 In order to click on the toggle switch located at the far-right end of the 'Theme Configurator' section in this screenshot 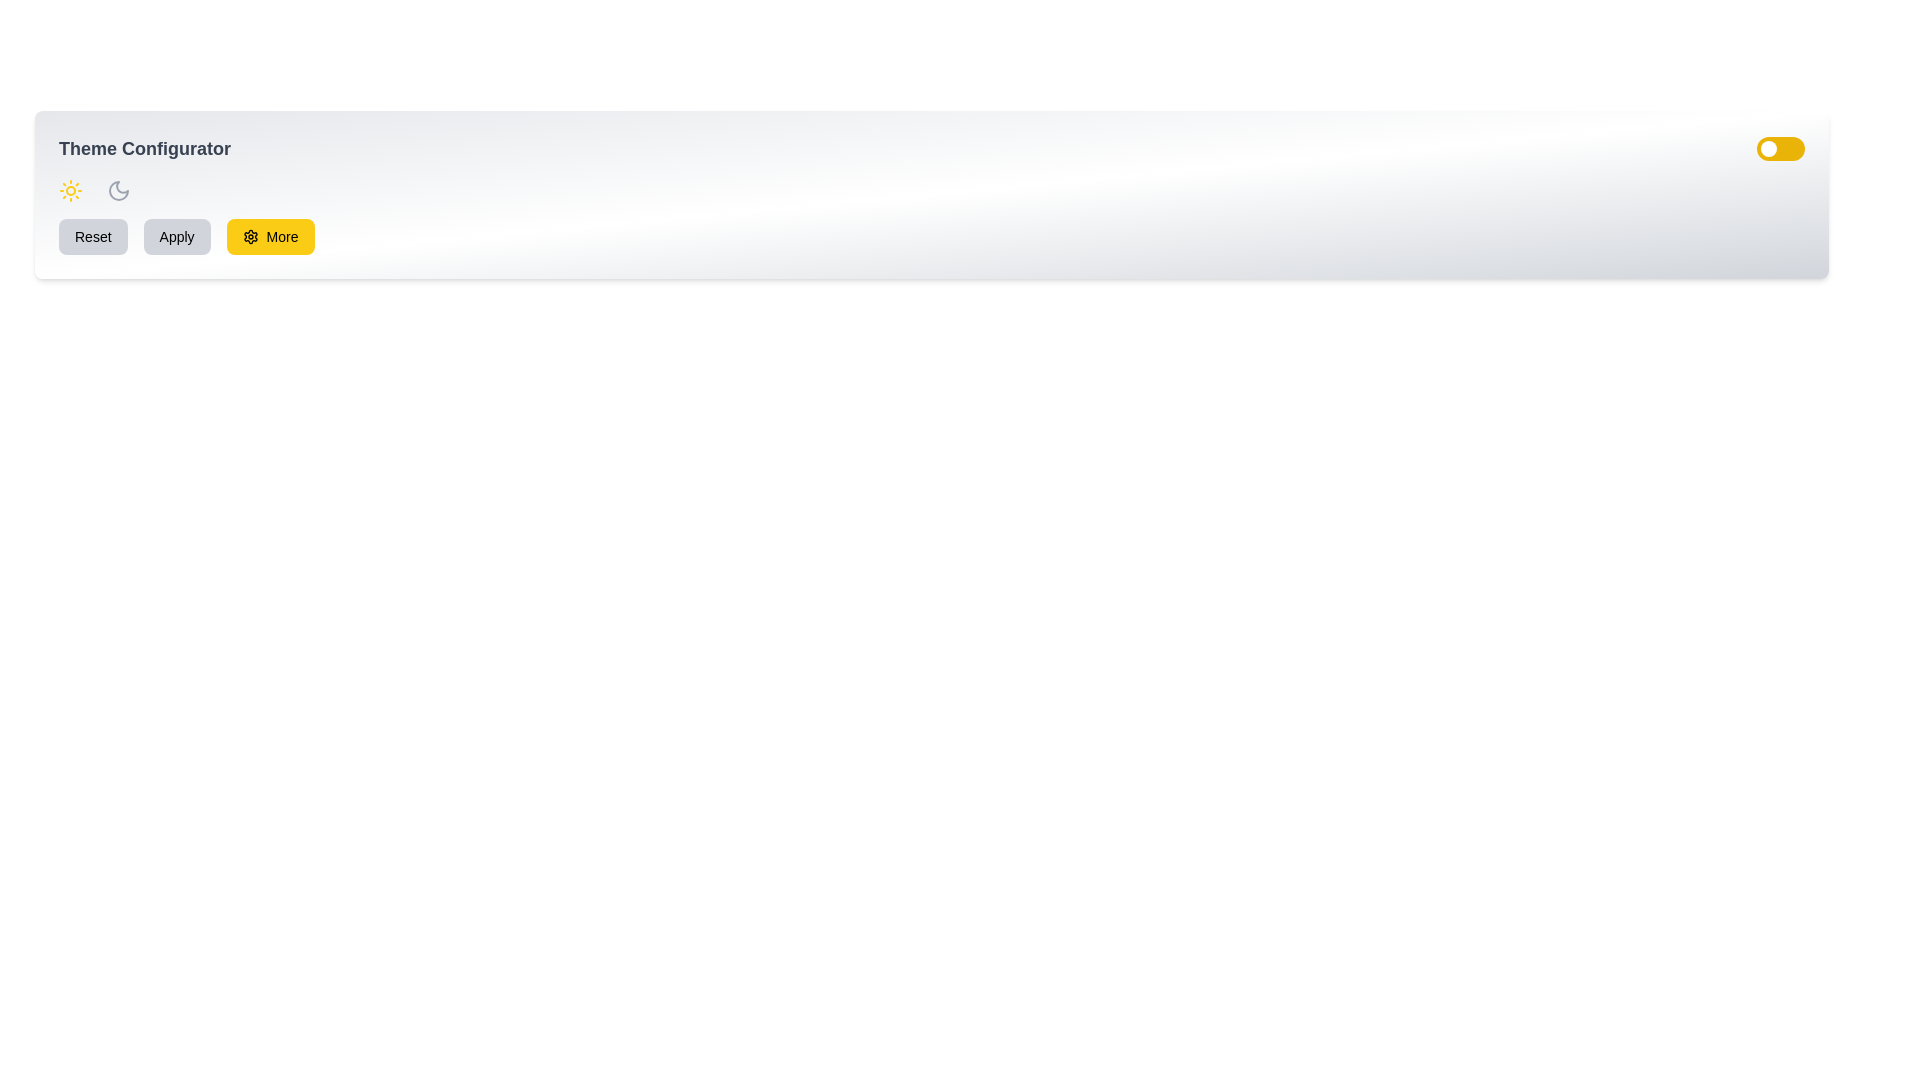, I will do `click(1780, 148)`.